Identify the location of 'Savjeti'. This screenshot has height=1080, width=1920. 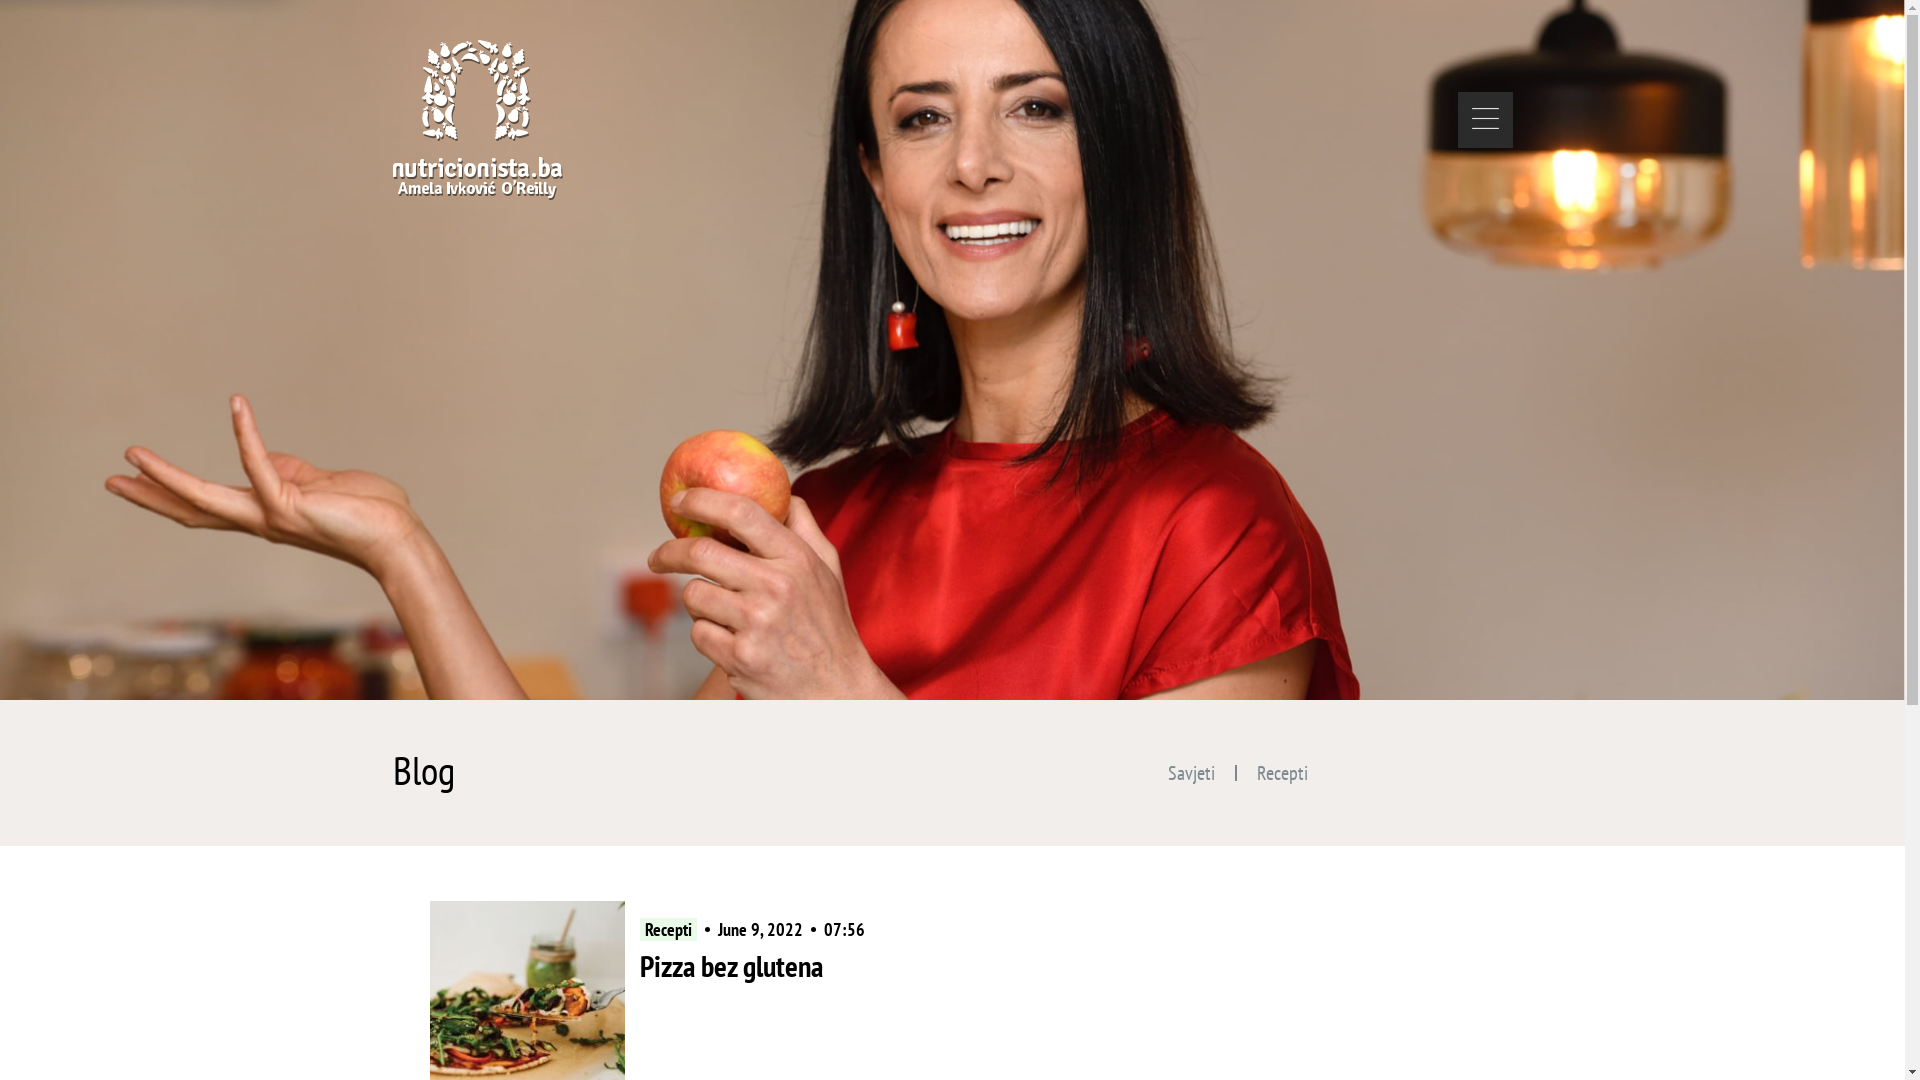
(1191, 771).